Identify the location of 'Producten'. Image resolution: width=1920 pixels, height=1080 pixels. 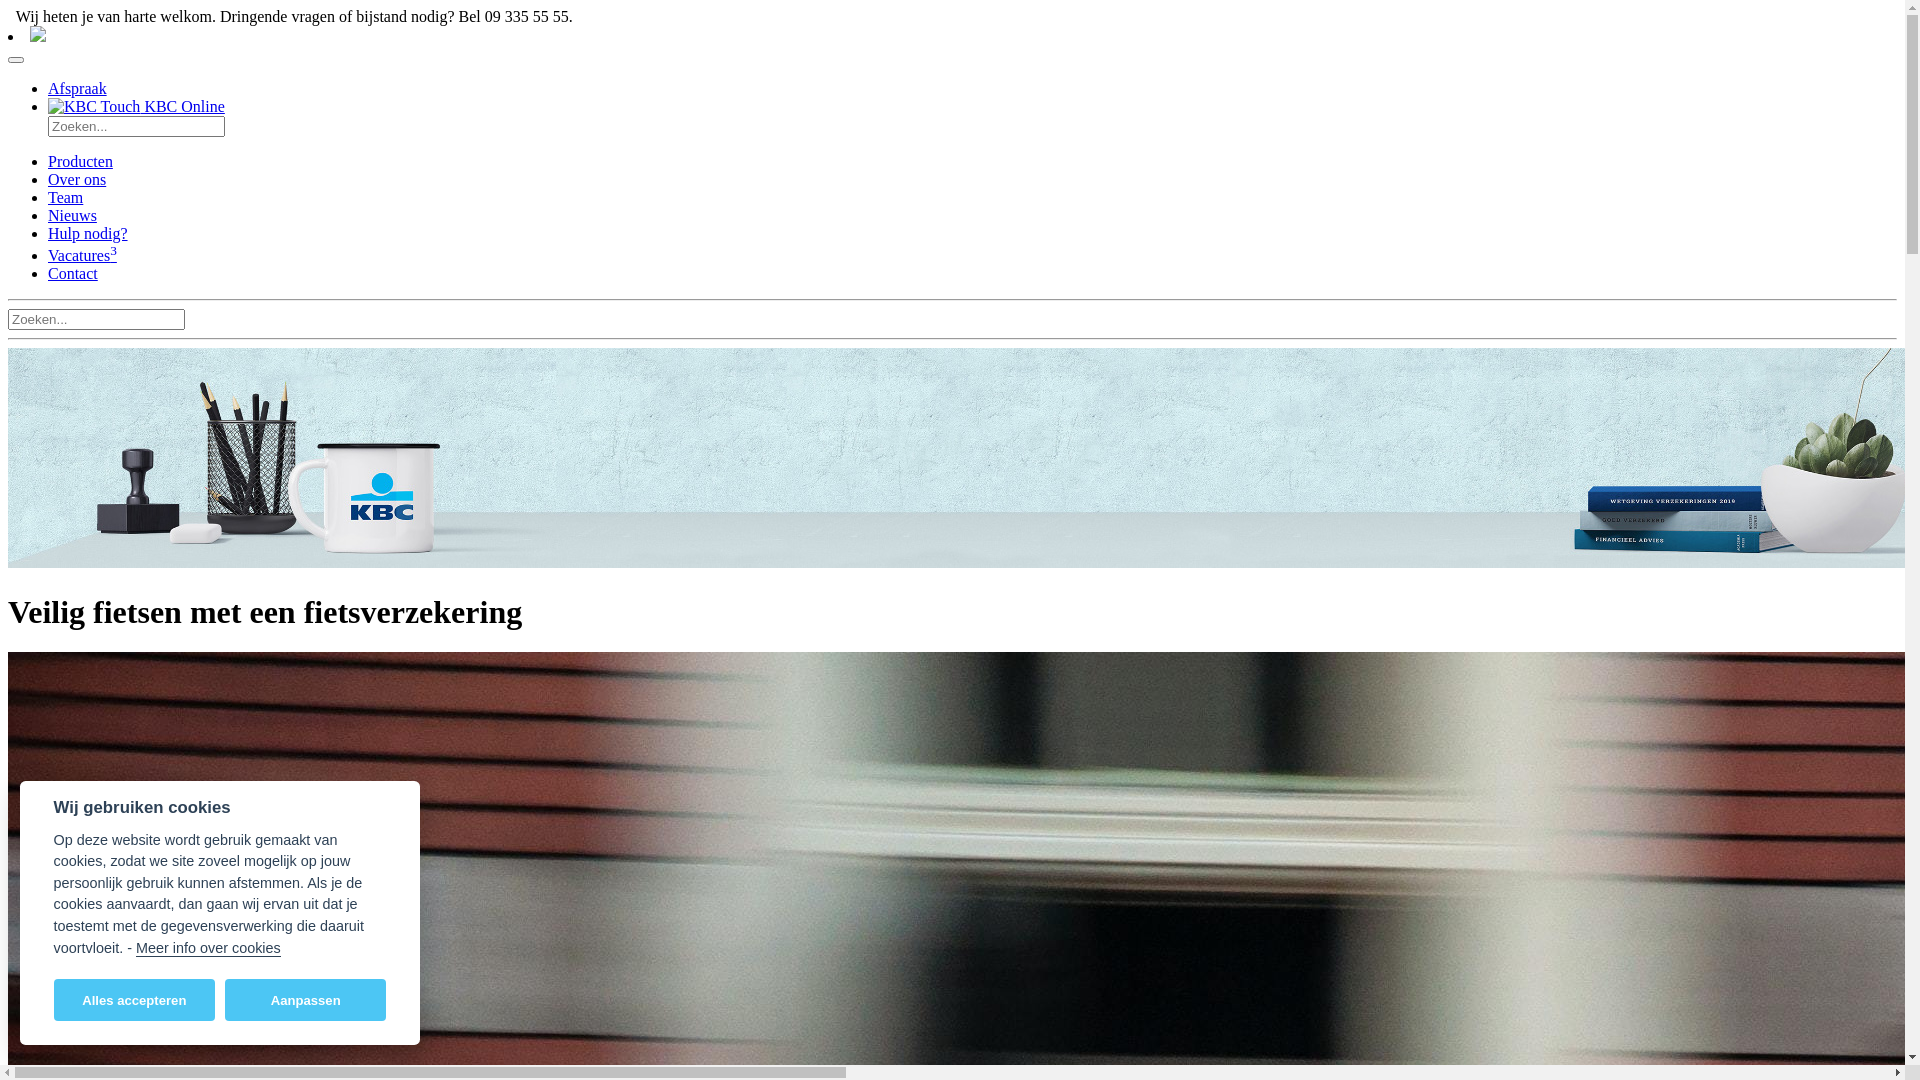
(80, 160).